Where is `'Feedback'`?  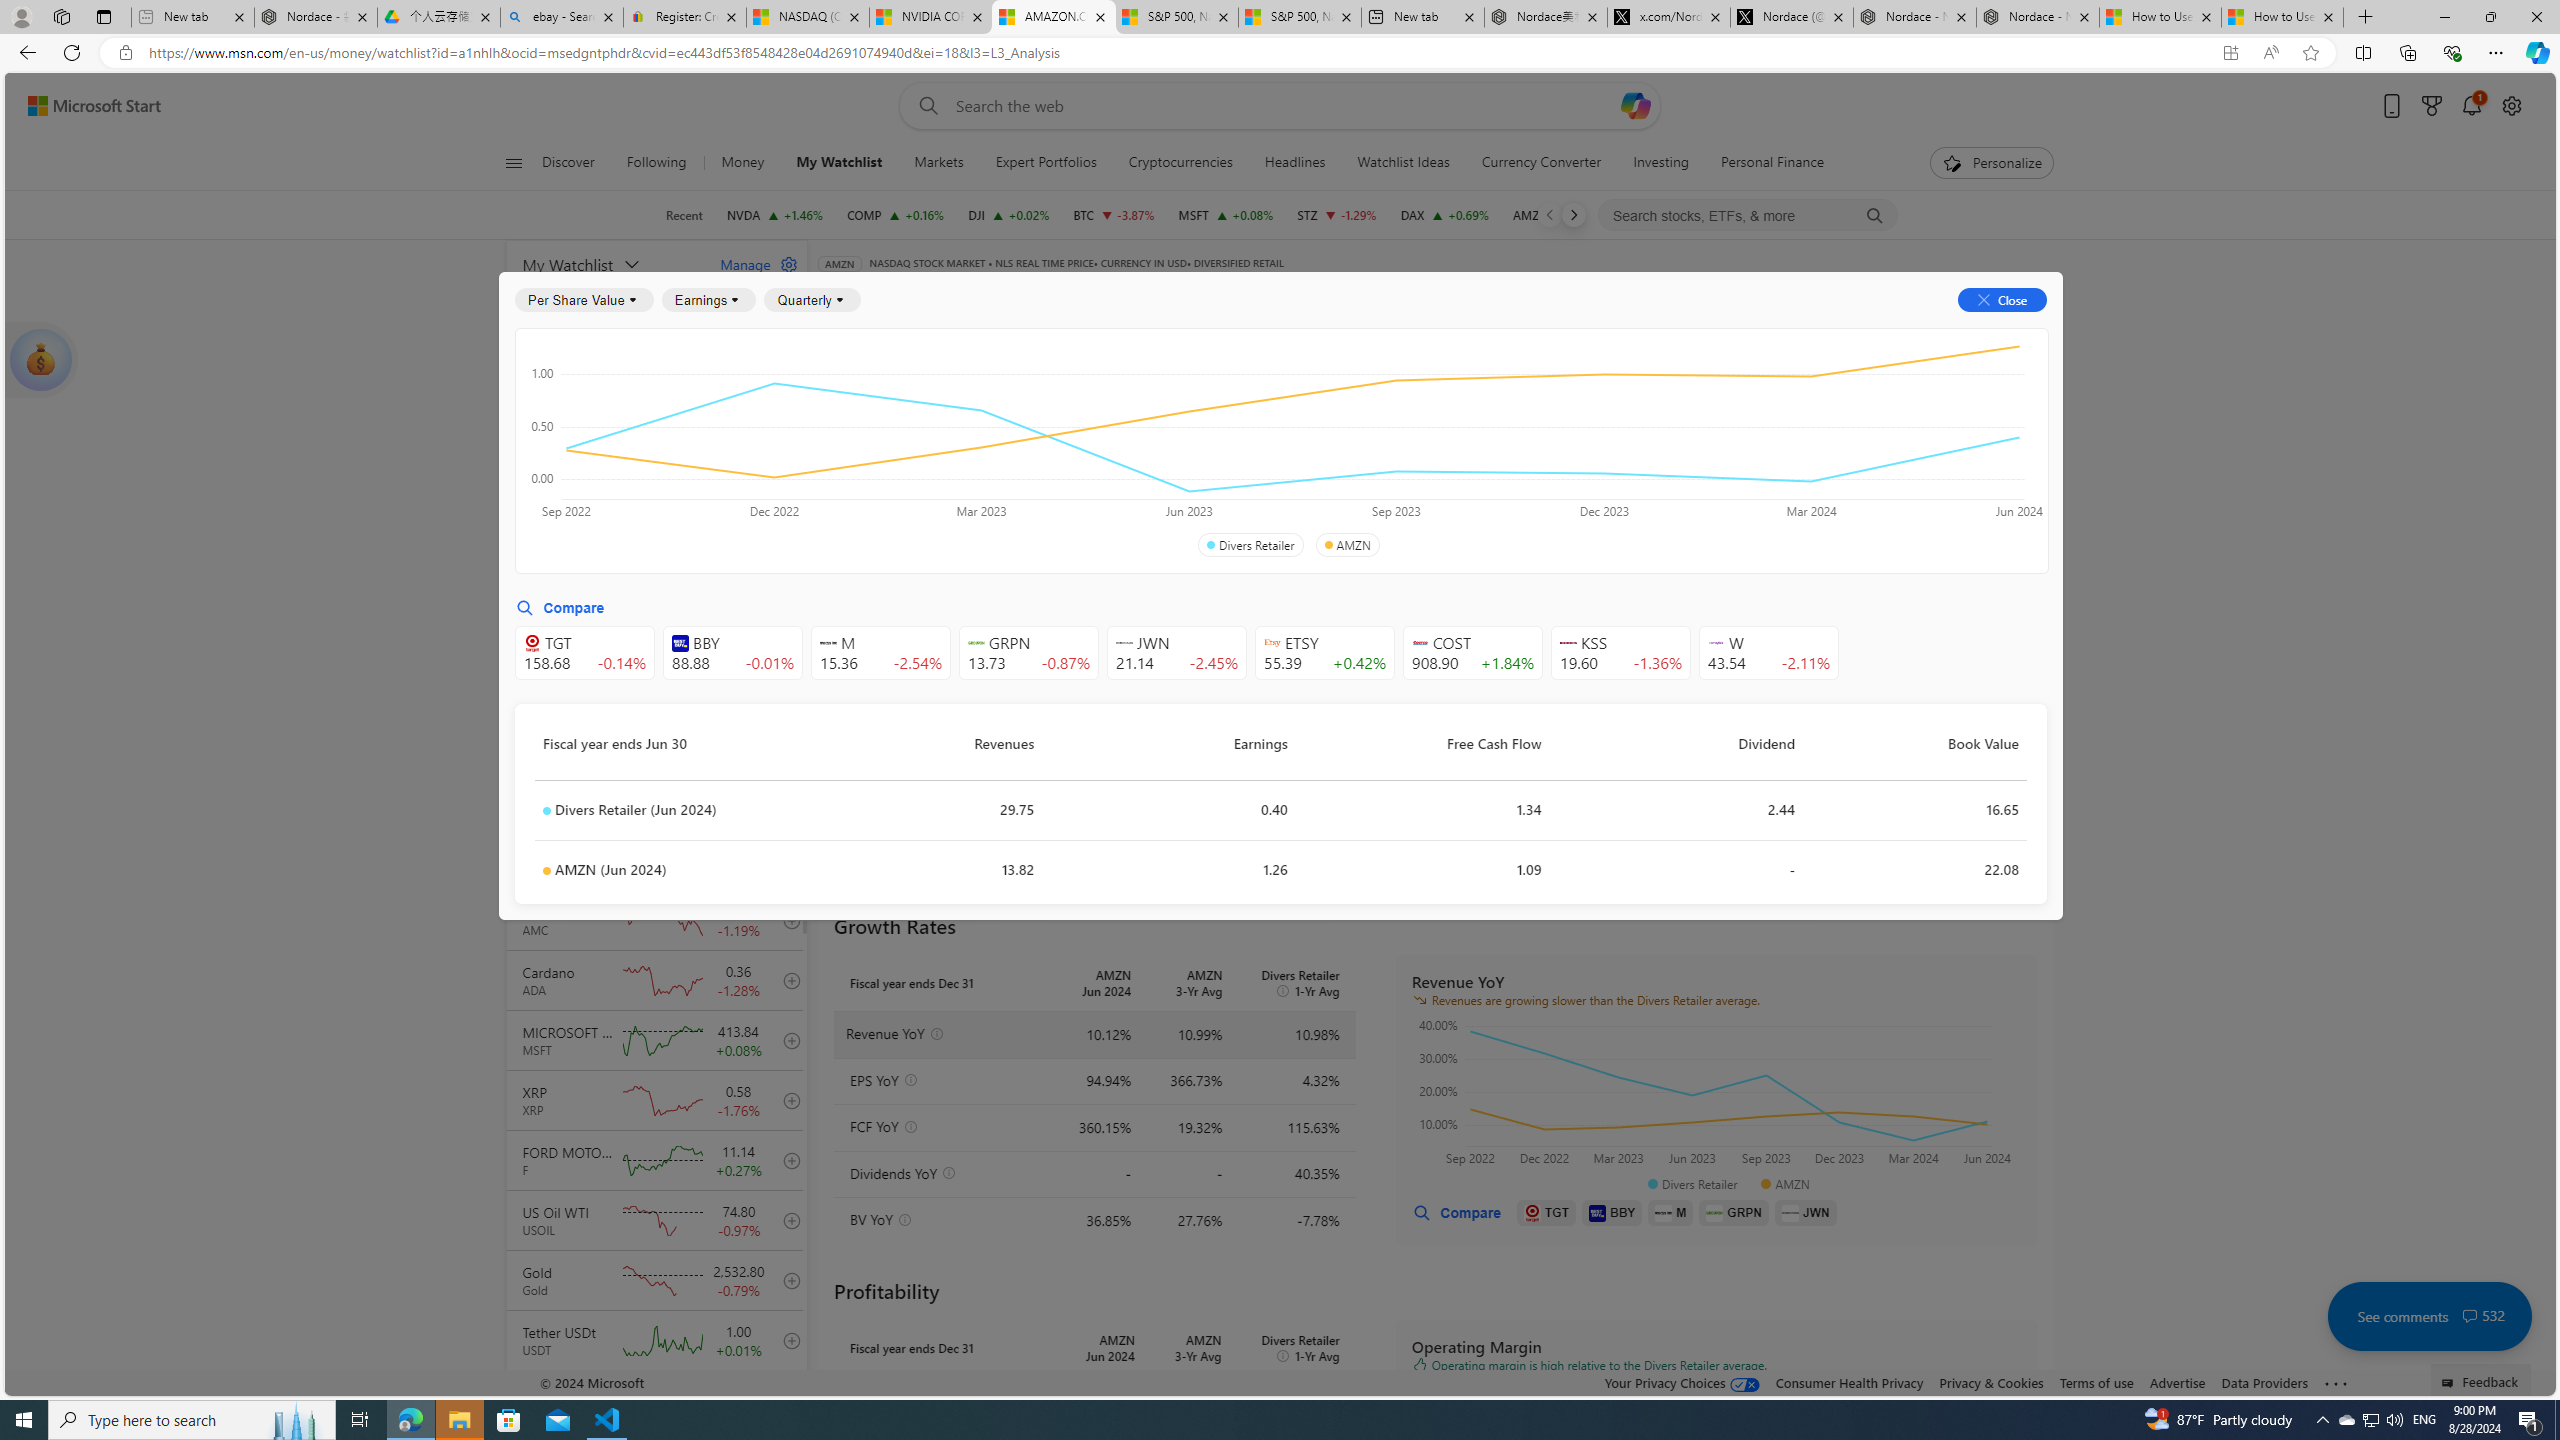 'Feedback' is located at coordinates (2480, 1378).